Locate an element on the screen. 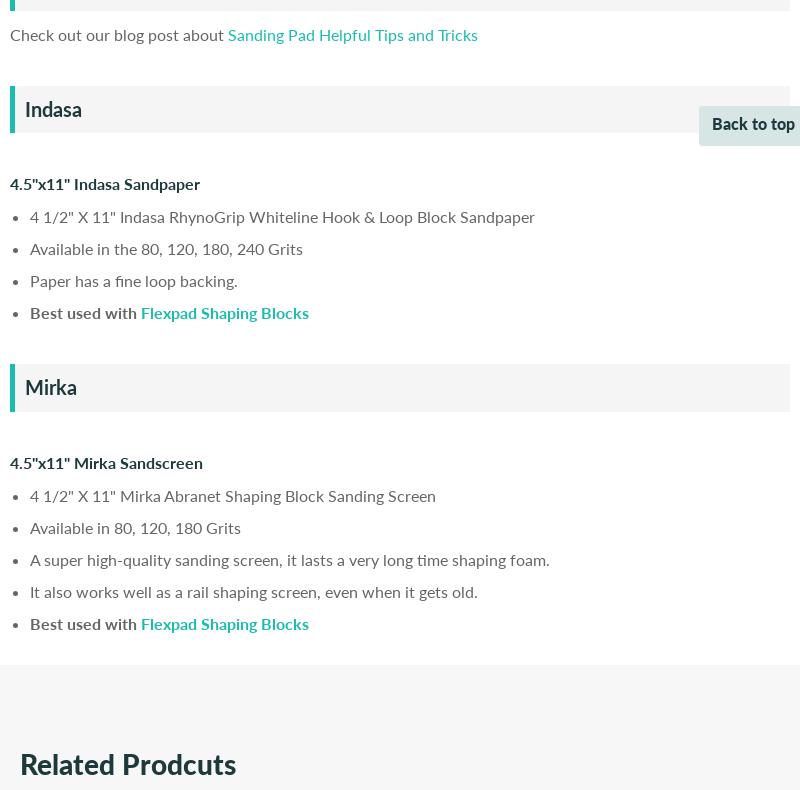 The height and width of the screenshot is (790, 800). 'Available in the 80, 120, 180, 240 Grits' is located at coordinates (166, 248).